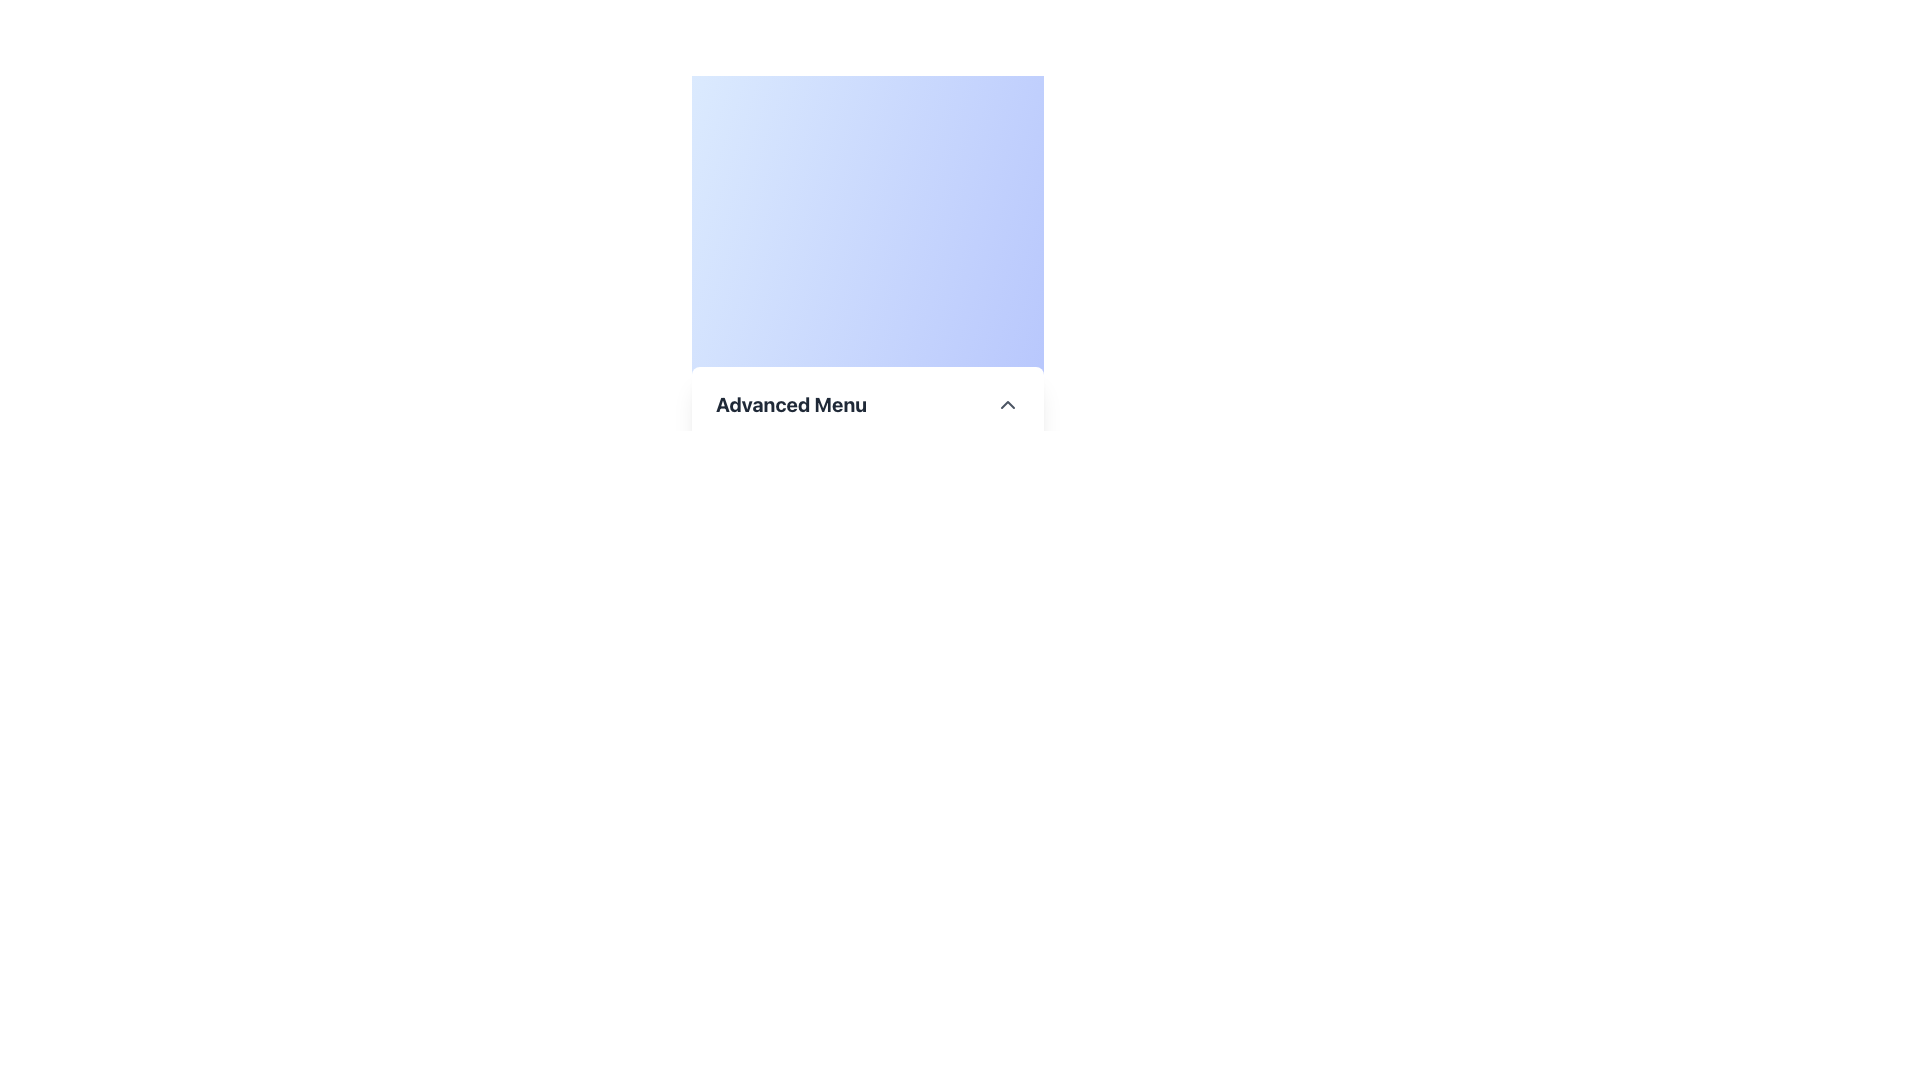 The image size is (1920, 1080). I want to click on the 'Advanced Menu' text label in bold, dark gray font, so click(790, 404).